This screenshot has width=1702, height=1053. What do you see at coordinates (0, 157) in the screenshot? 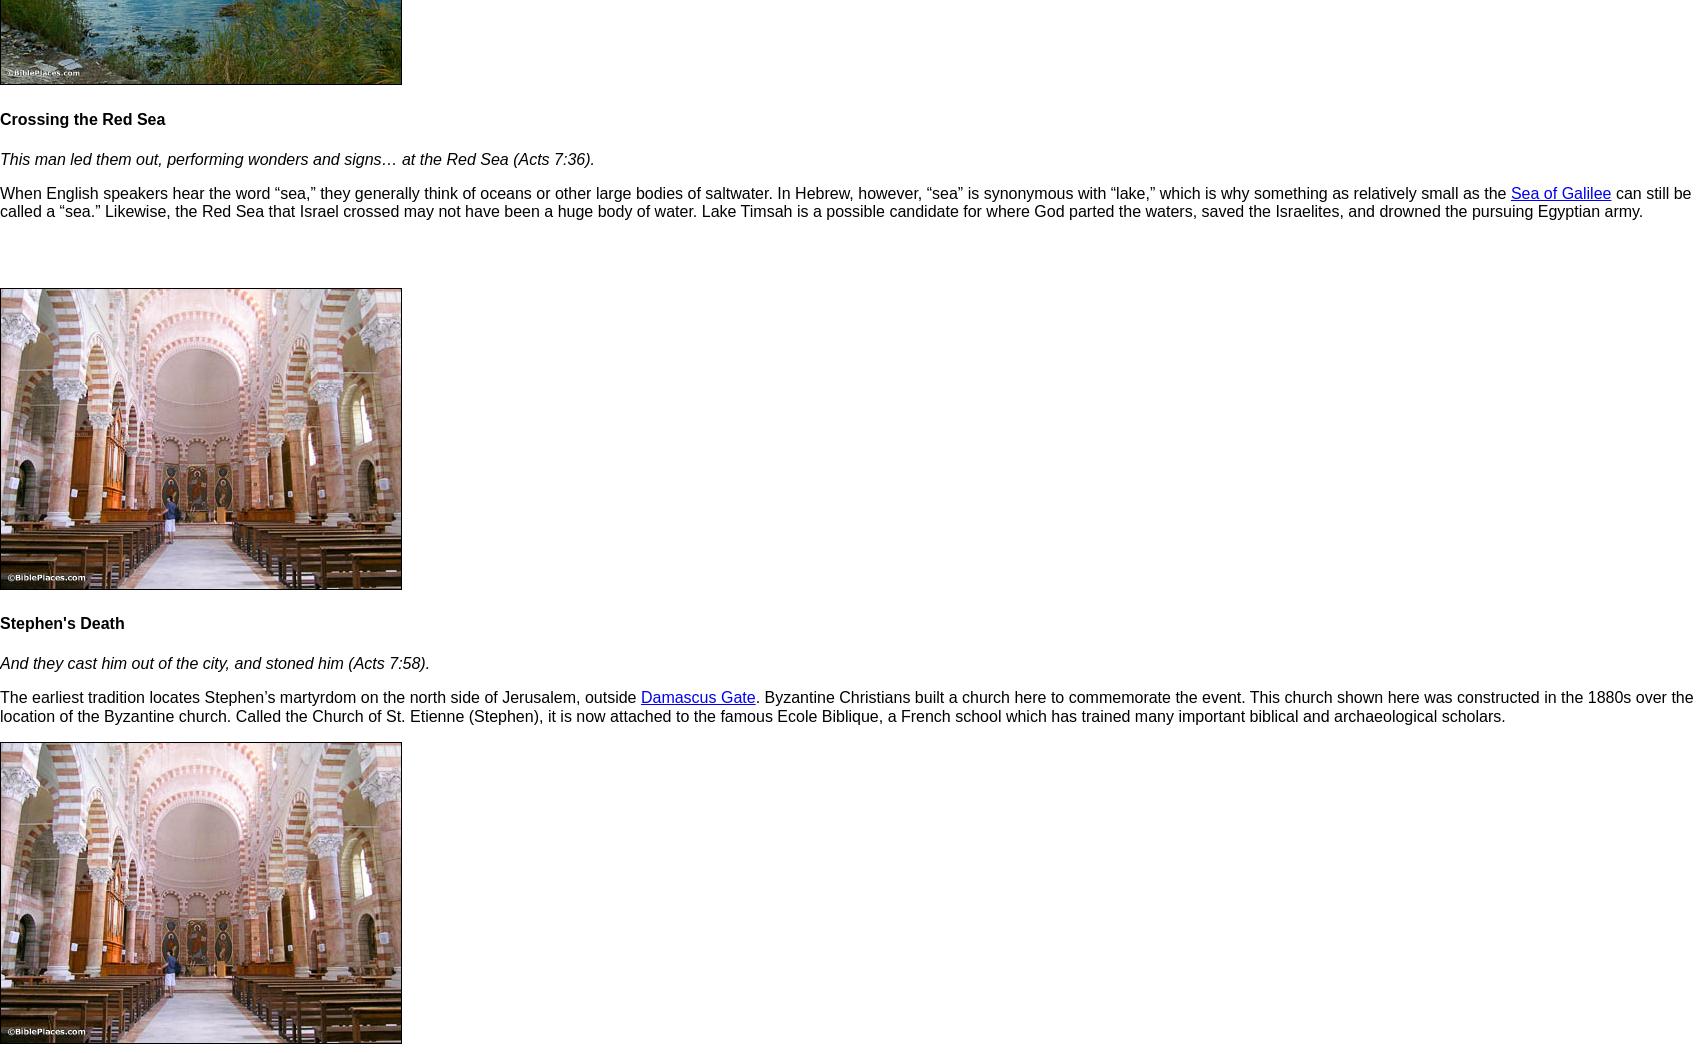
I see `'This man led them out, performing wonders and signs… at the Red Sea (Acts 7:36).'` at bounding box center [0, 157].